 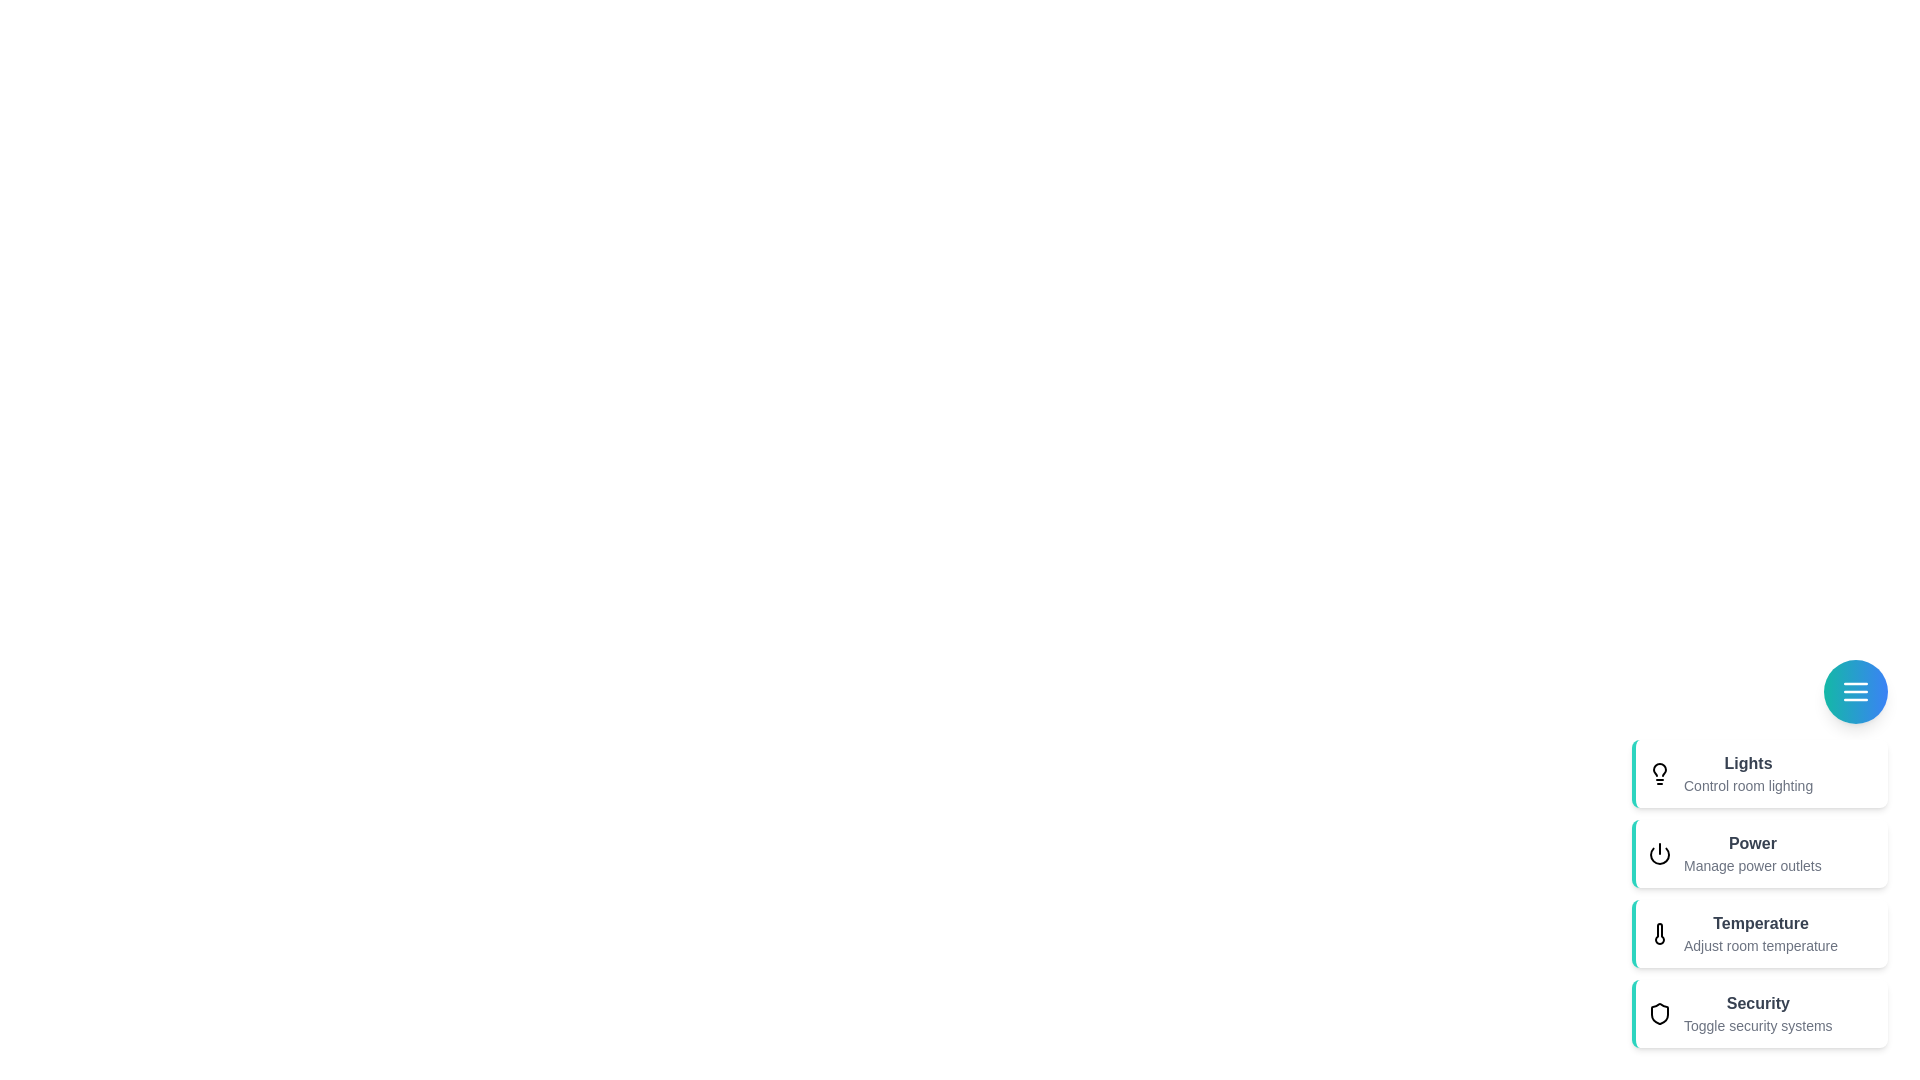 What do you see at coordinates (1760, 853) in the screenshot?
I see `the Power action from the menu` at bounding box center [1760, 853].